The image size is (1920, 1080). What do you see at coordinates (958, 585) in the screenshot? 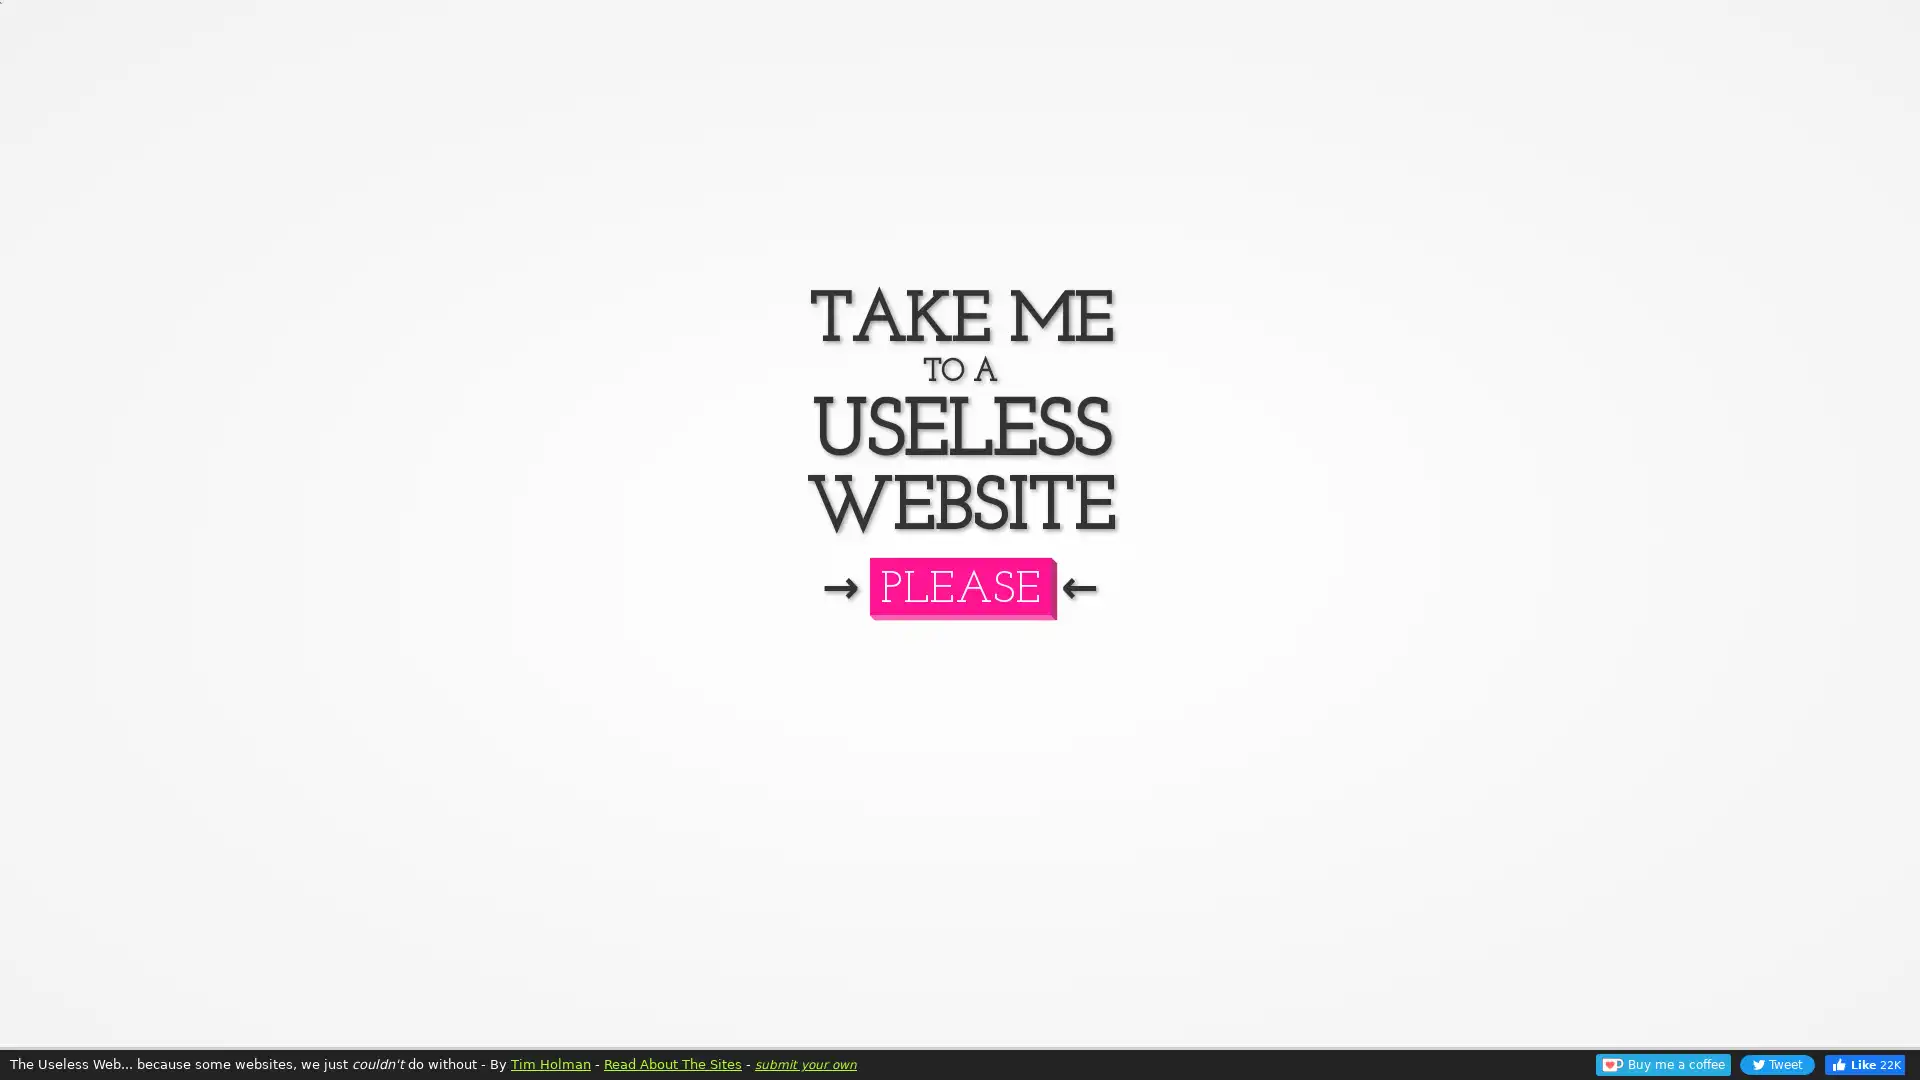
I see `PLEASE` at bounding box center [958, 585].